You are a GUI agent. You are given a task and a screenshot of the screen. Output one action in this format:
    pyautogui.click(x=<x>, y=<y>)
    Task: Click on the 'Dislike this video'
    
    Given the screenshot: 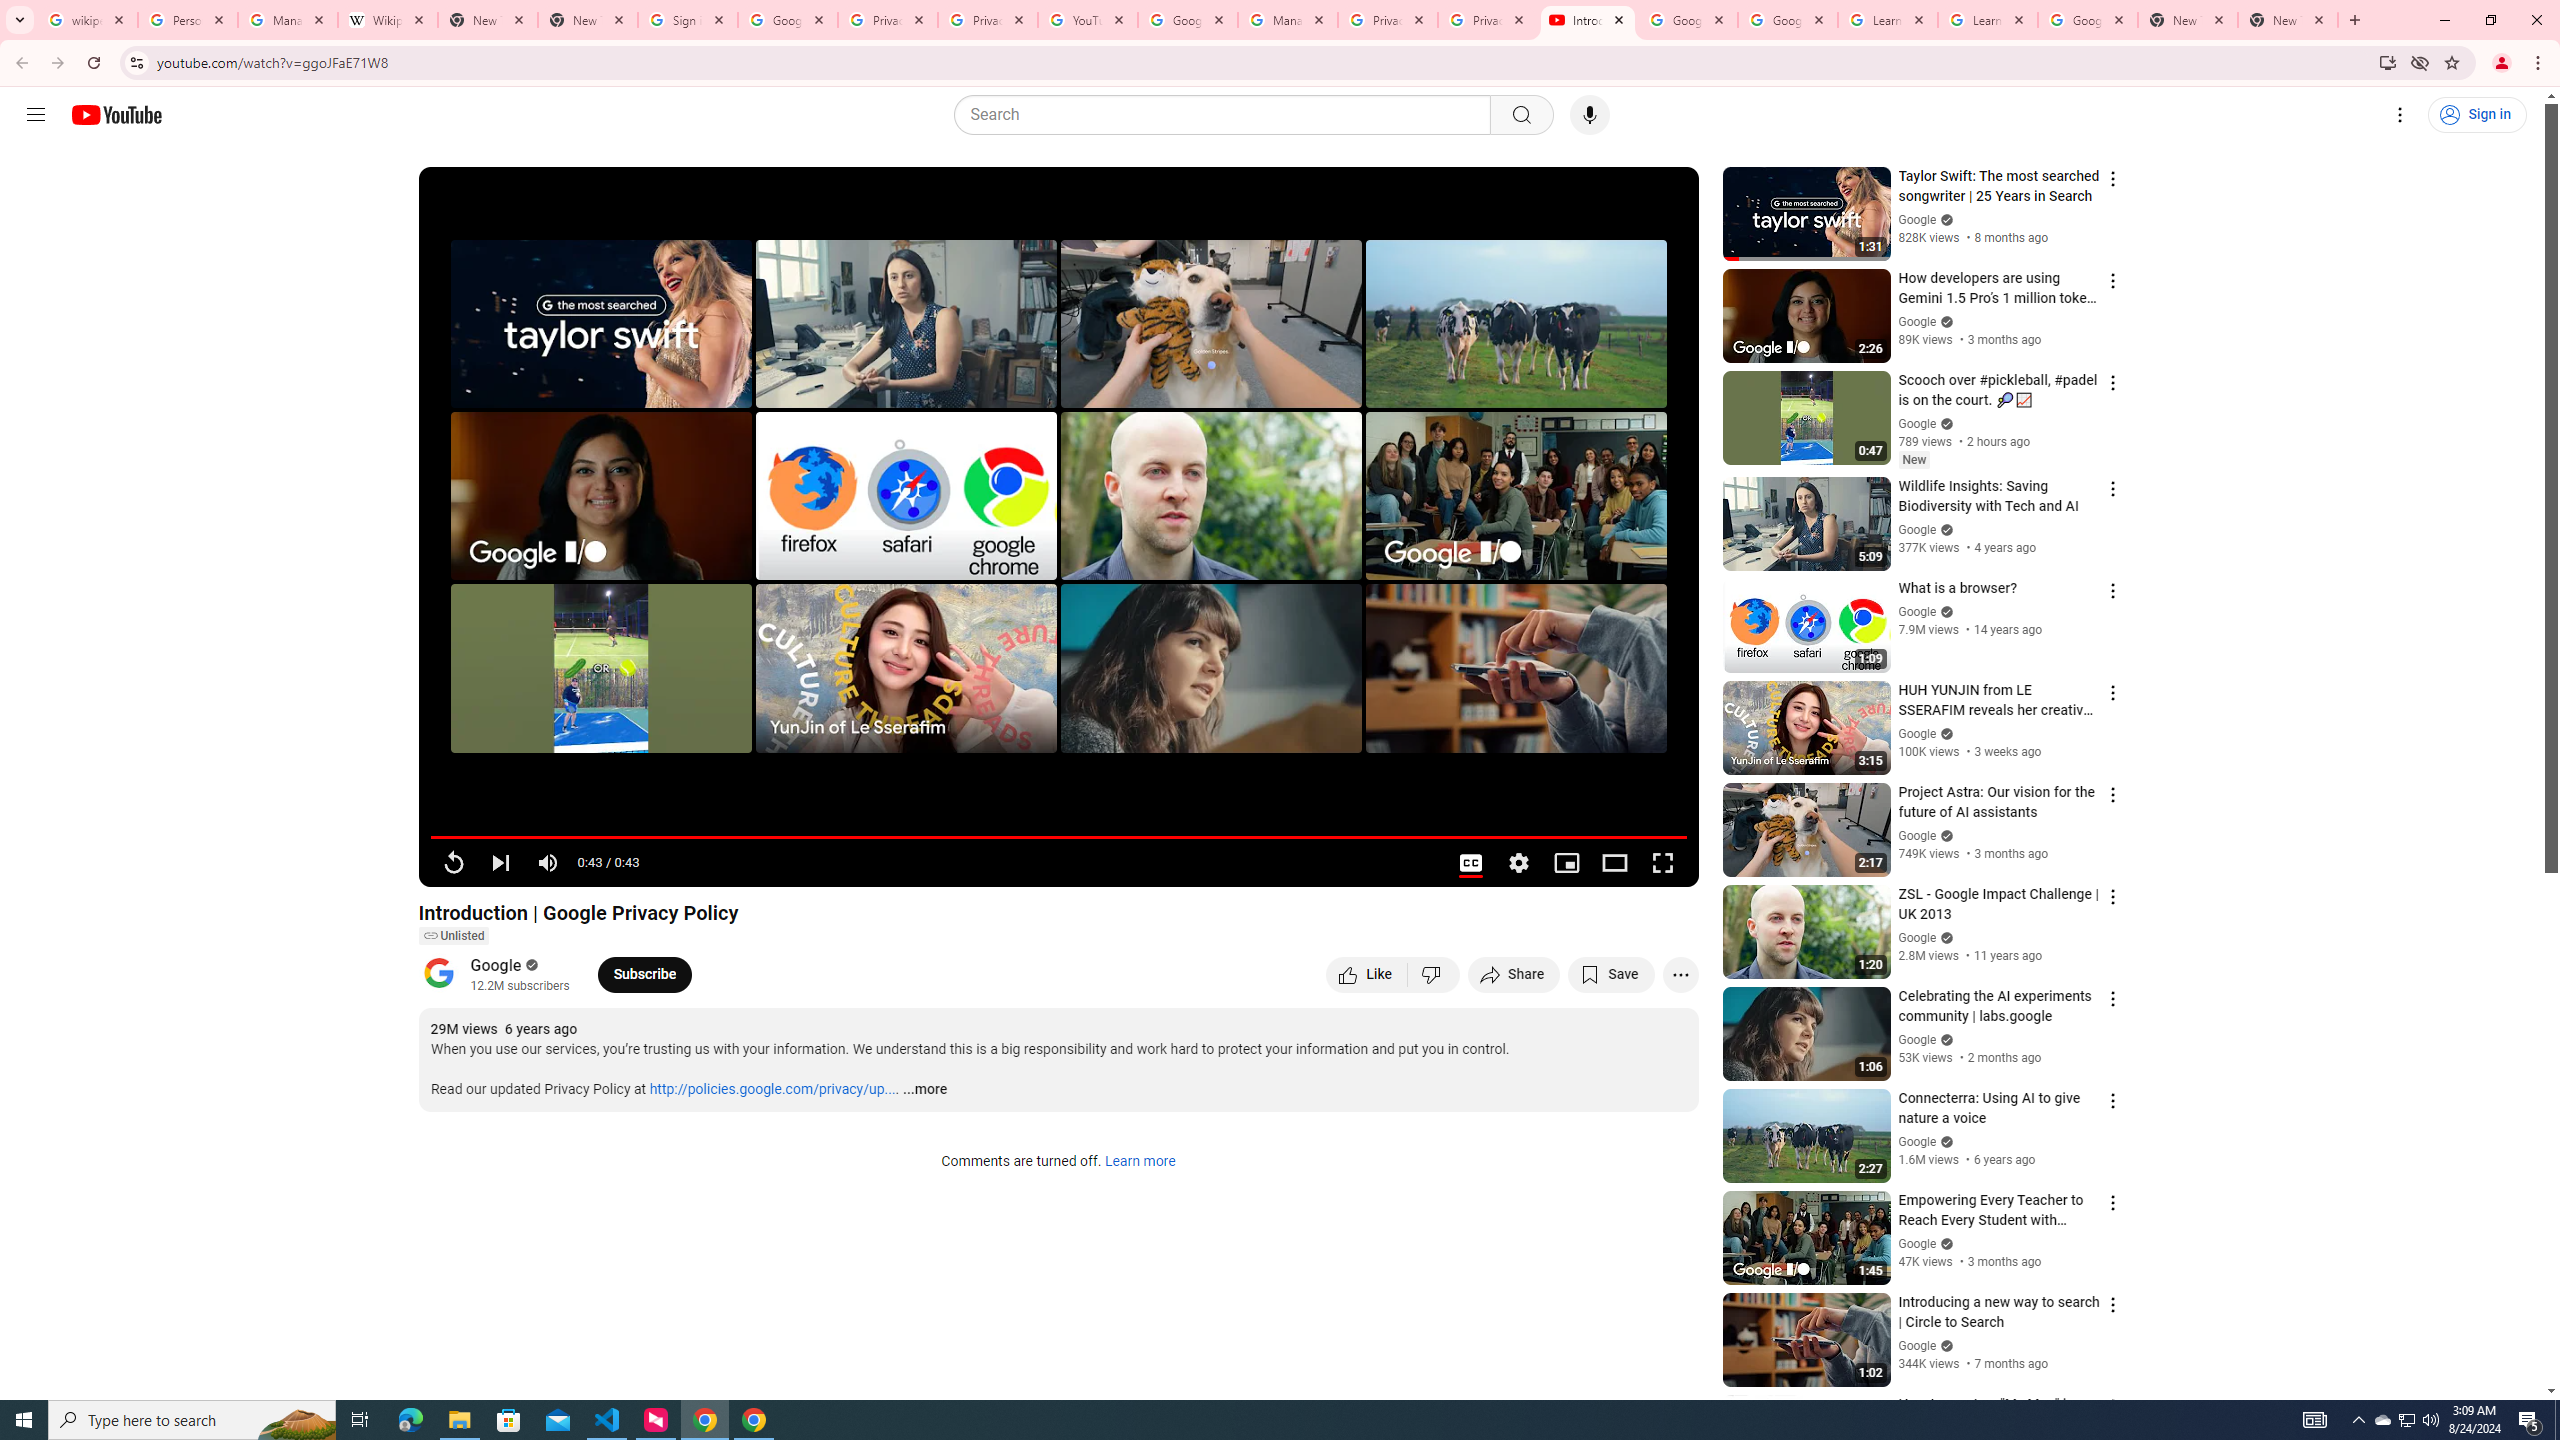 What is the action you would take?
    pyautogui.click(x=1434, y=973)
    